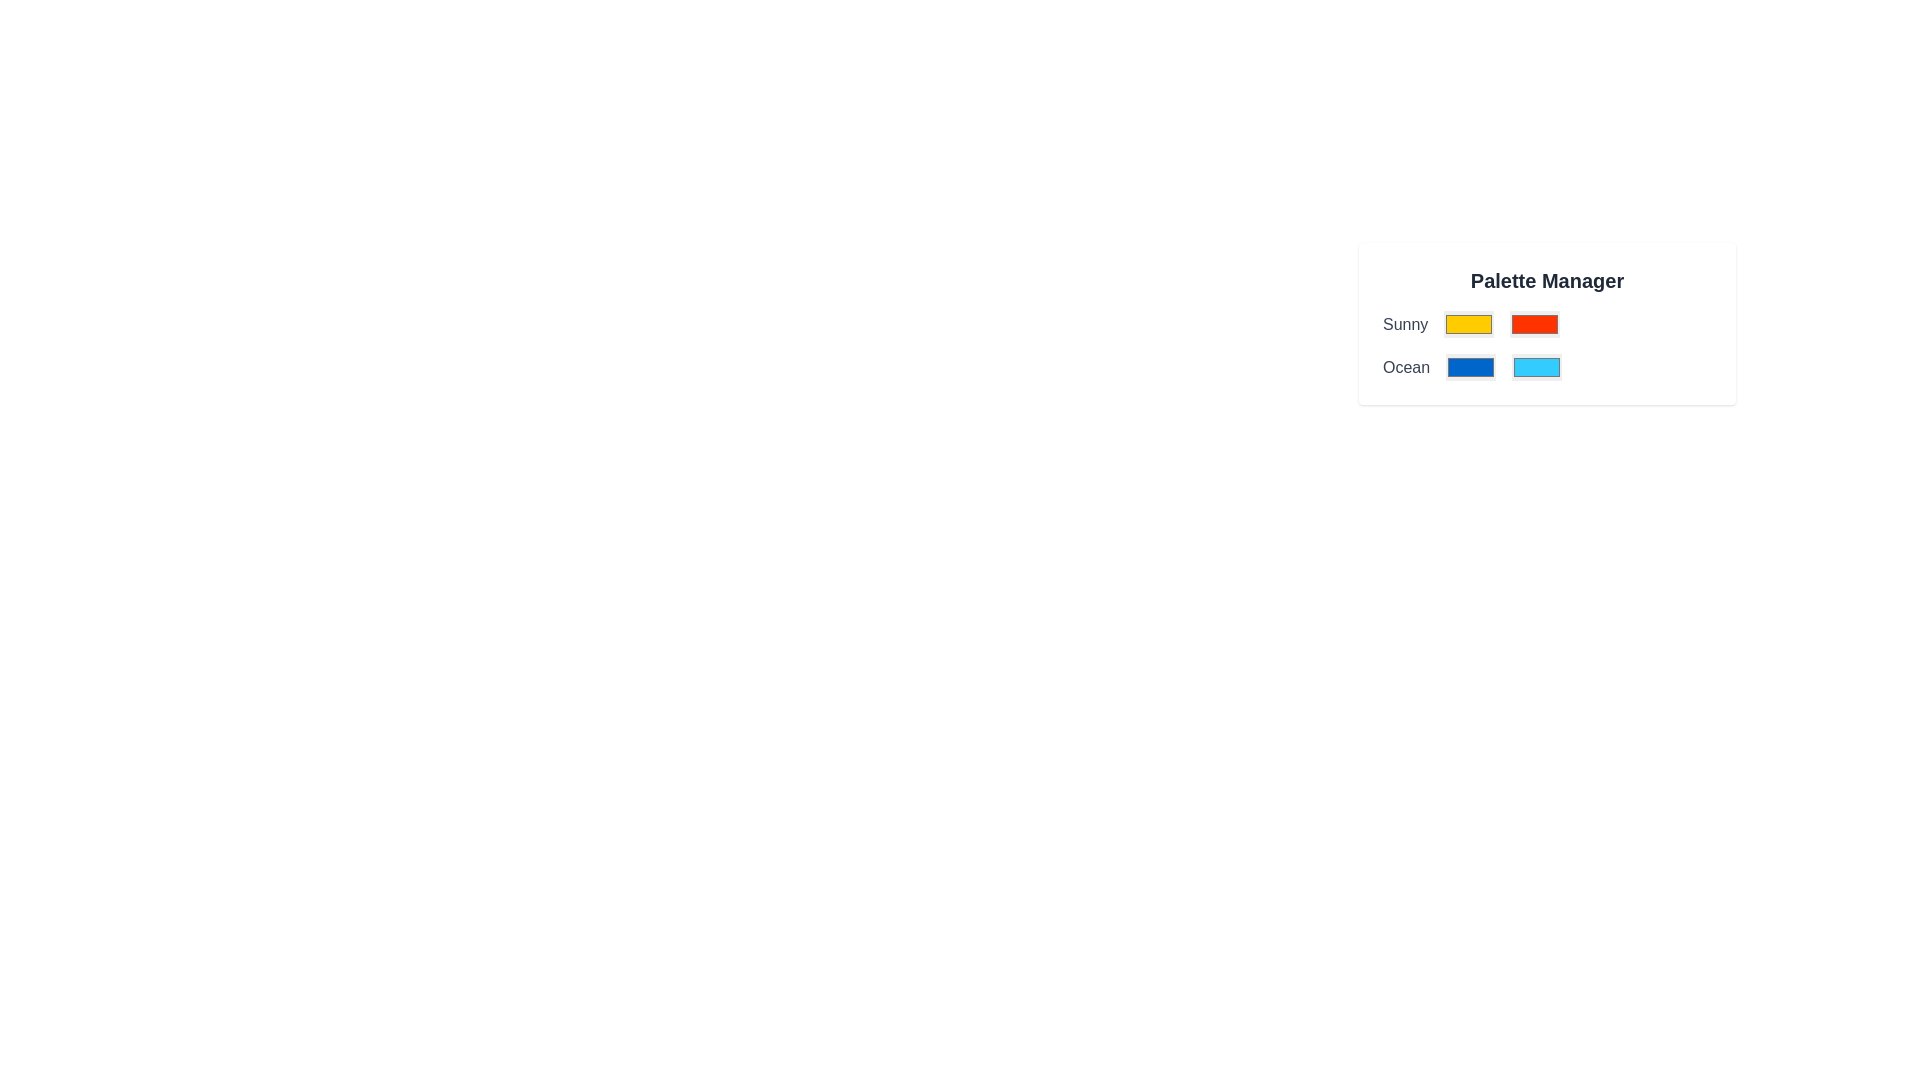  What do you see at coordinates (1546, 323) in the screenshot?
I see `the second interactive color box in the color palette manager UI` at bounding box center [1546, 323].